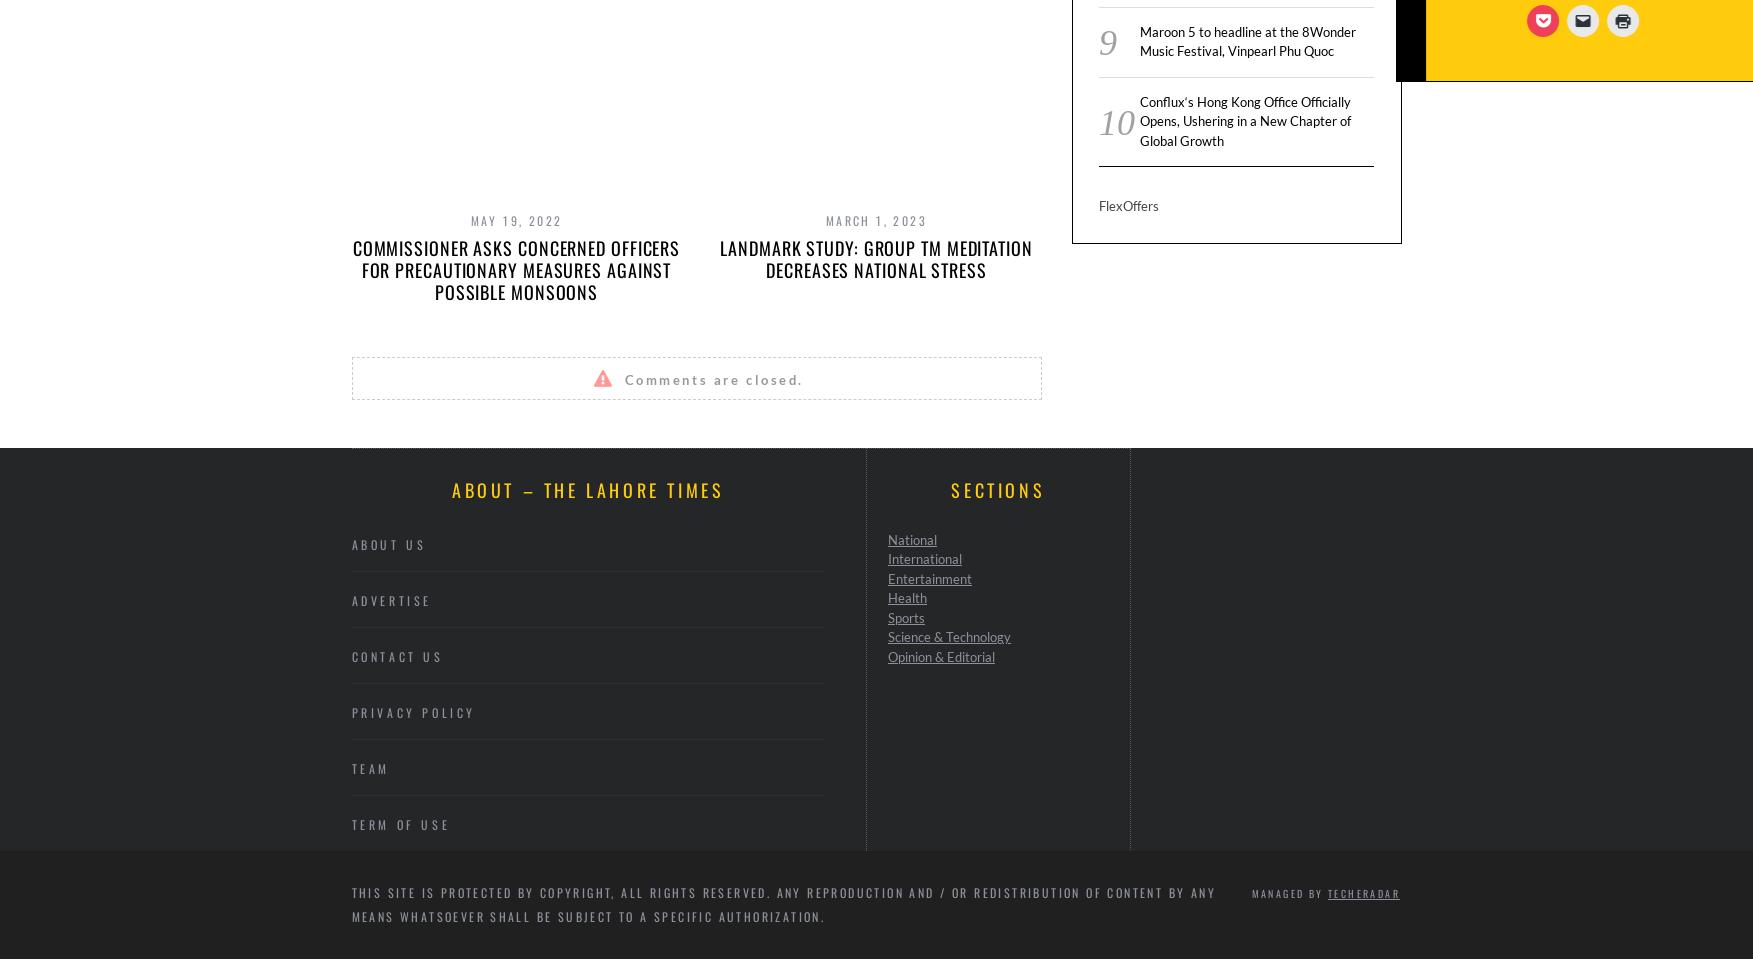 This screenshot has height=959, width=1753. What do you see at coordinates (928, 576) in the screenshot?
I see `'Entertainment'` at bounding box center [928, 576].